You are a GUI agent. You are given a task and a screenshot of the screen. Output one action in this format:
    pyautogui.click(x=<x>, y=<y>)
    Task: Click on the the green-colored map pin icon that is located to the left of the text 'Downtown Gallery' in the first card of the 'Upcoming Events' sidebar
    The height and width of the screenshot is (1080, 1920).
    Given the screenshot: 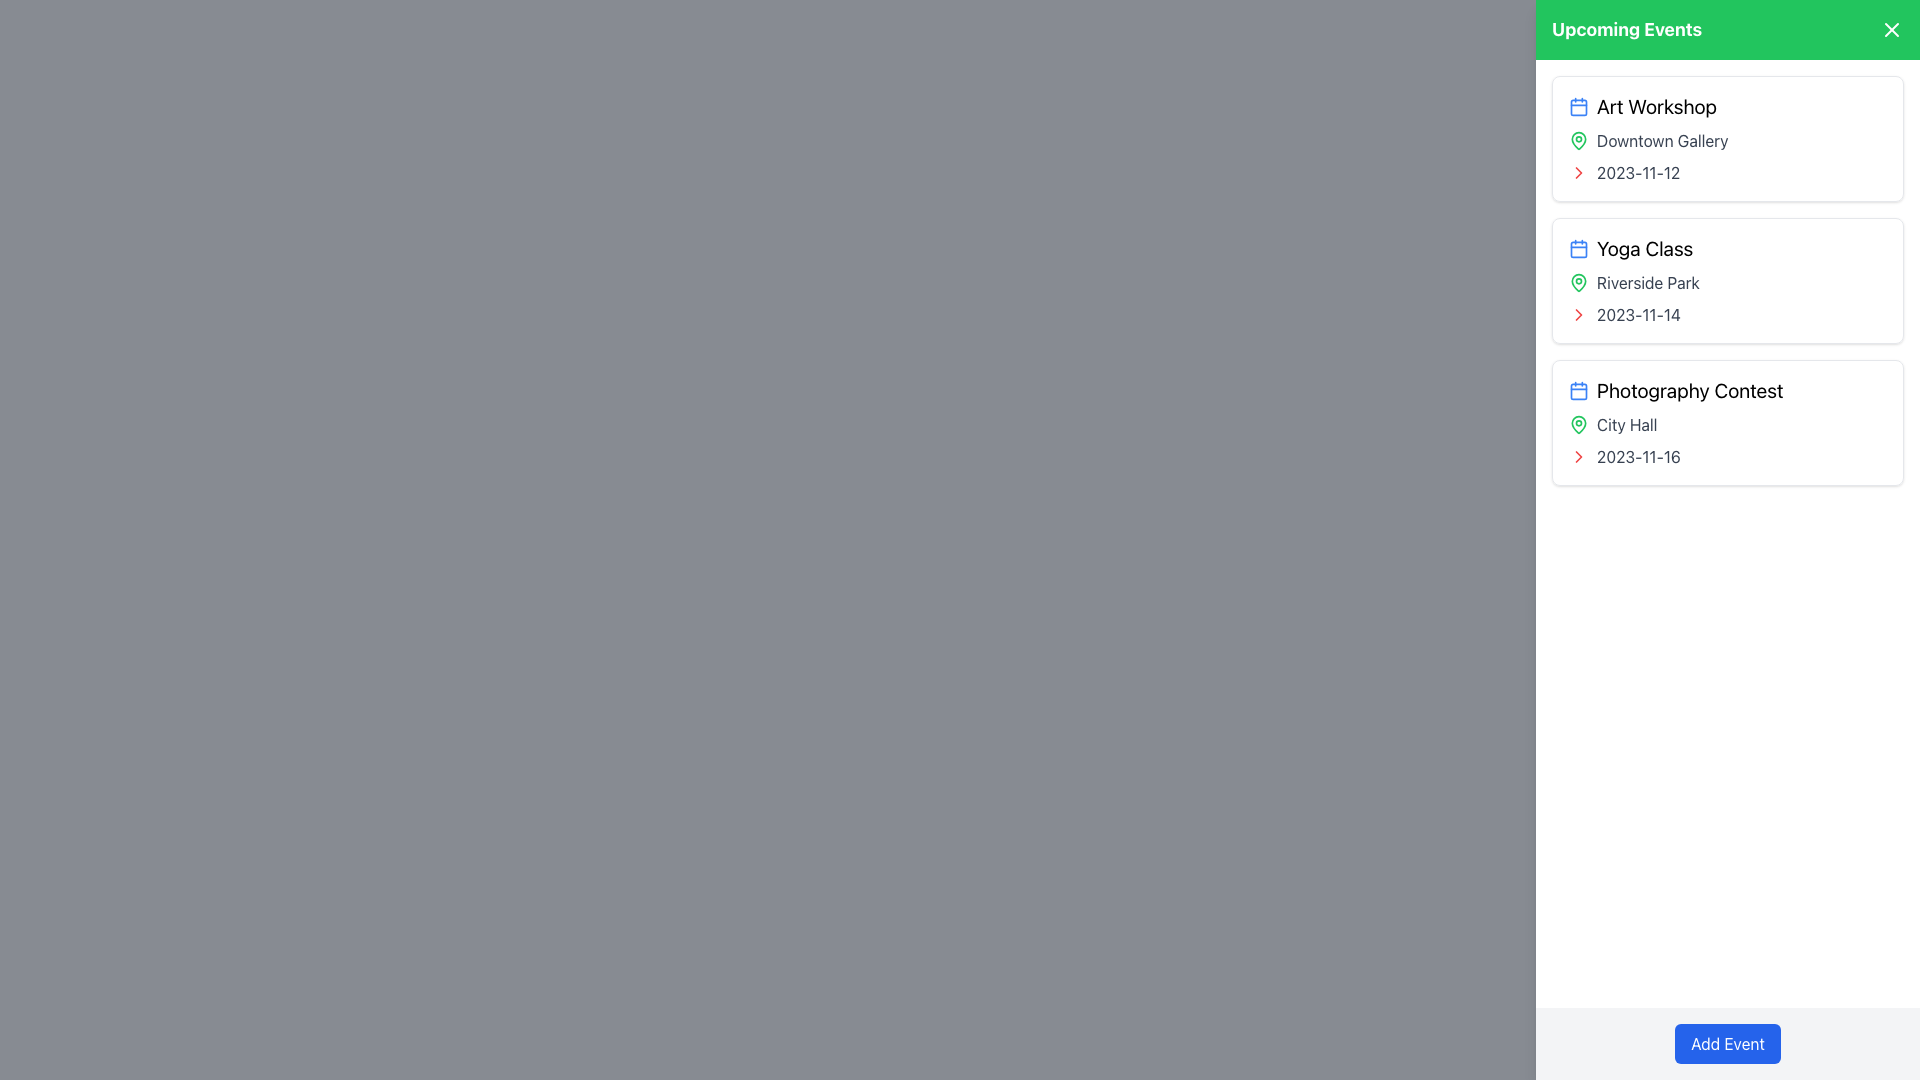 What is the action you would take?
    pyautogui.click(x=1578, y=140)
    